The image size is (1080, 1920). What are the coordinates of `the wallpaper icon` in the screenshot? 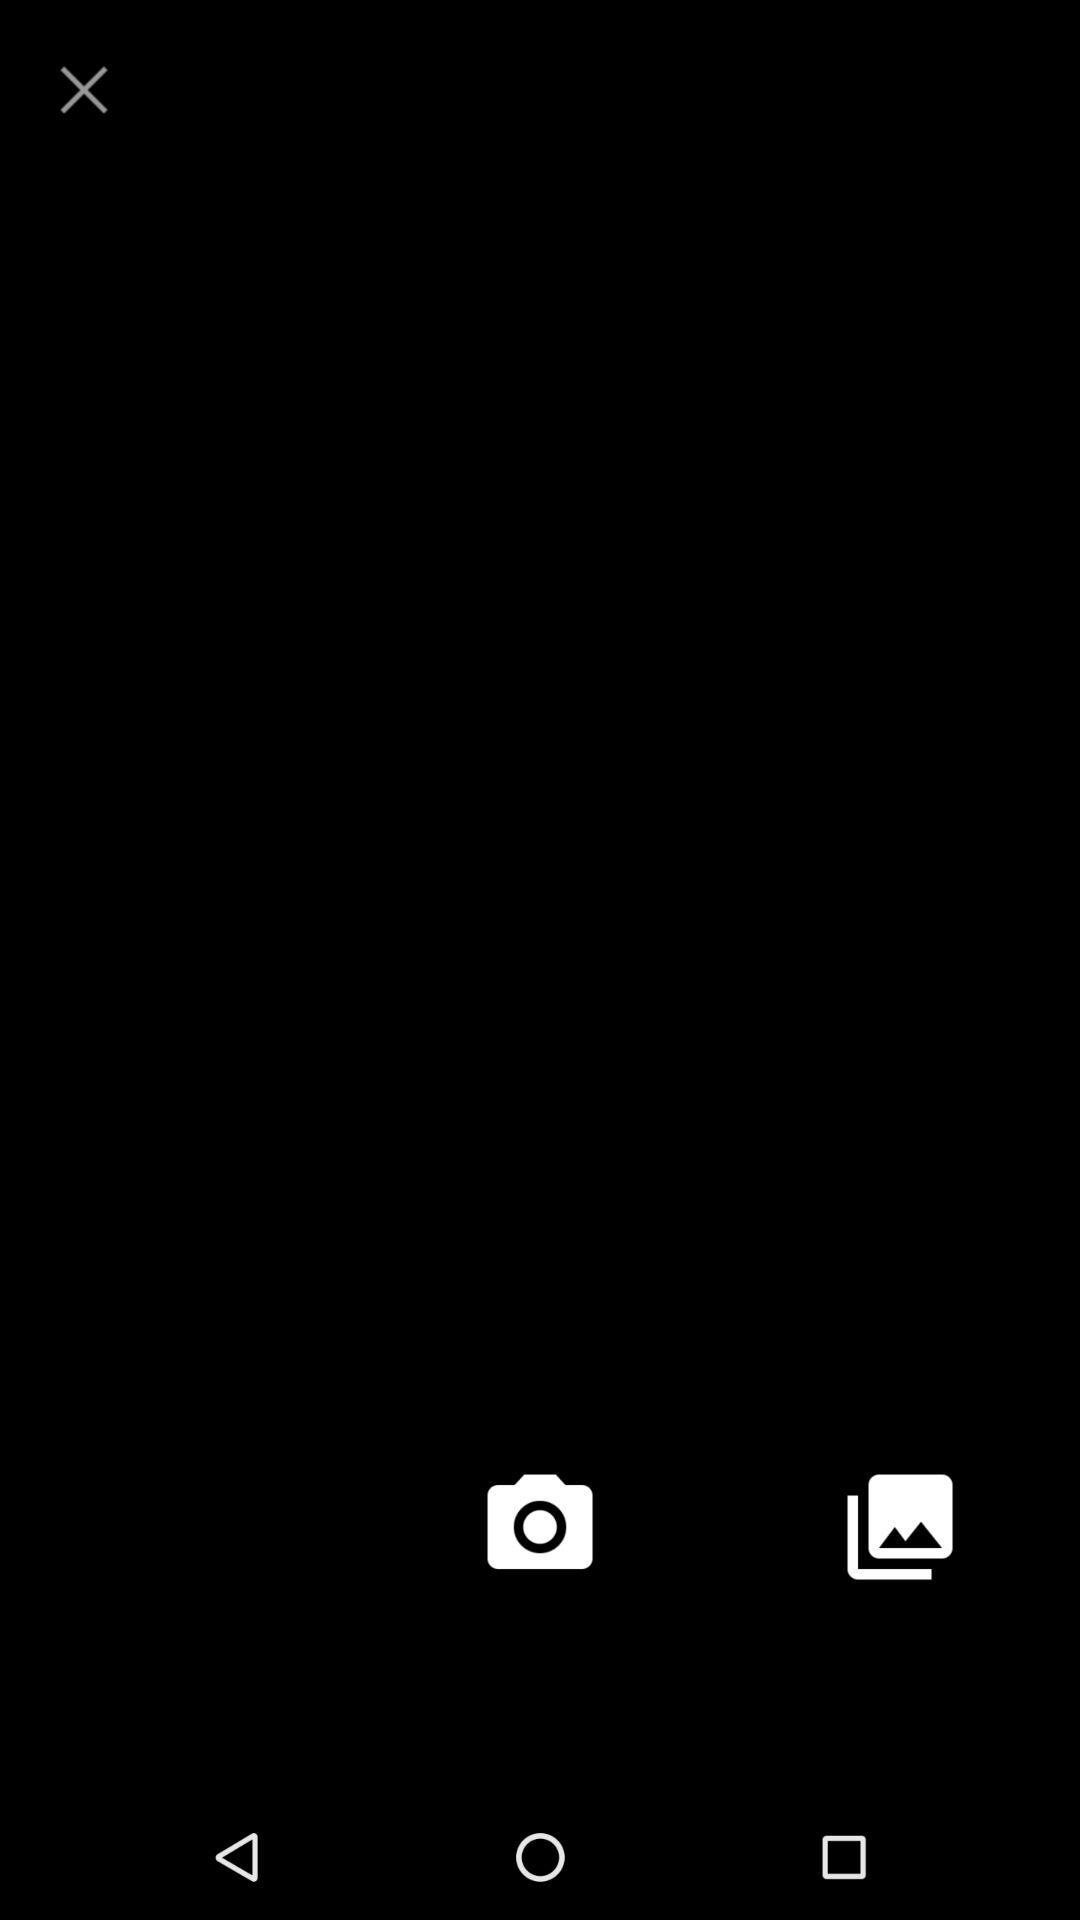 It's located at (898, 1634).